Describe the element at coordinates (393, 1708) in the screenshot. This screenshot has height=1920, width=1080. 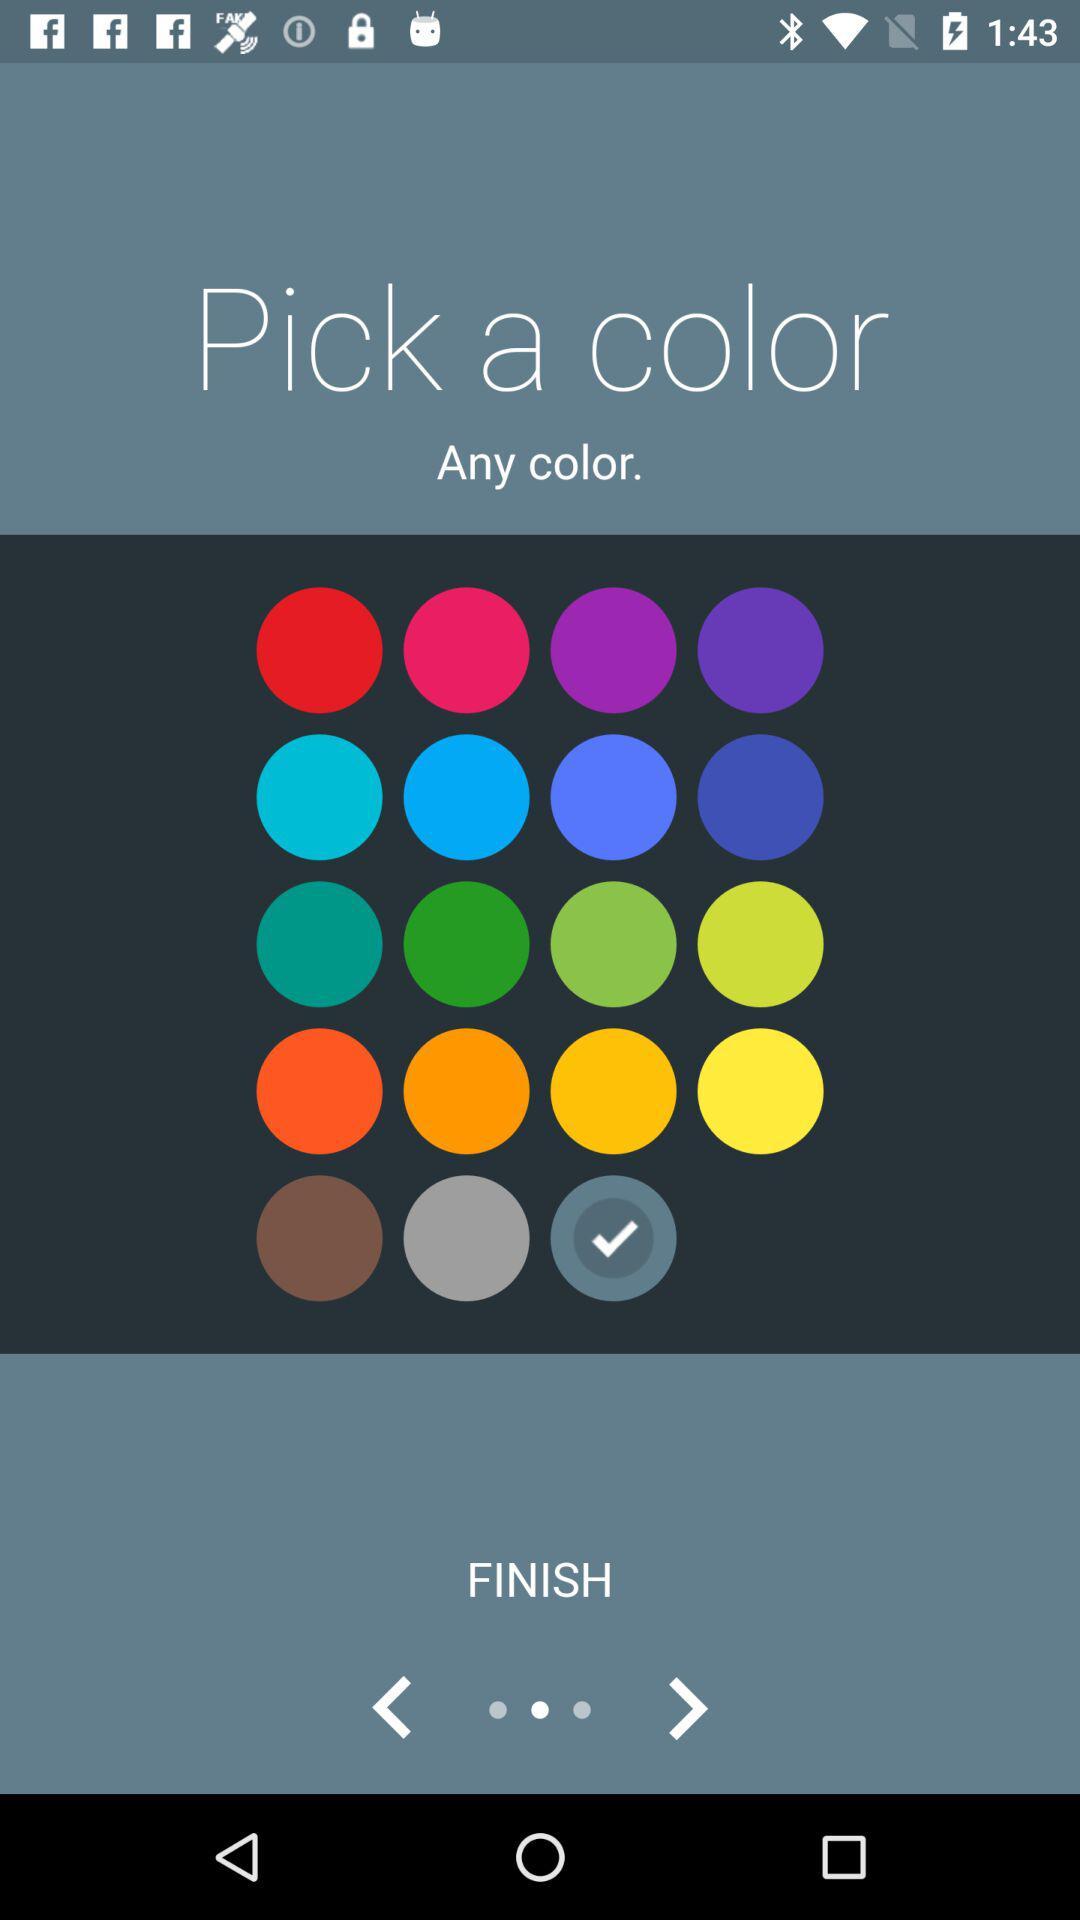
I see `go back` at that location.